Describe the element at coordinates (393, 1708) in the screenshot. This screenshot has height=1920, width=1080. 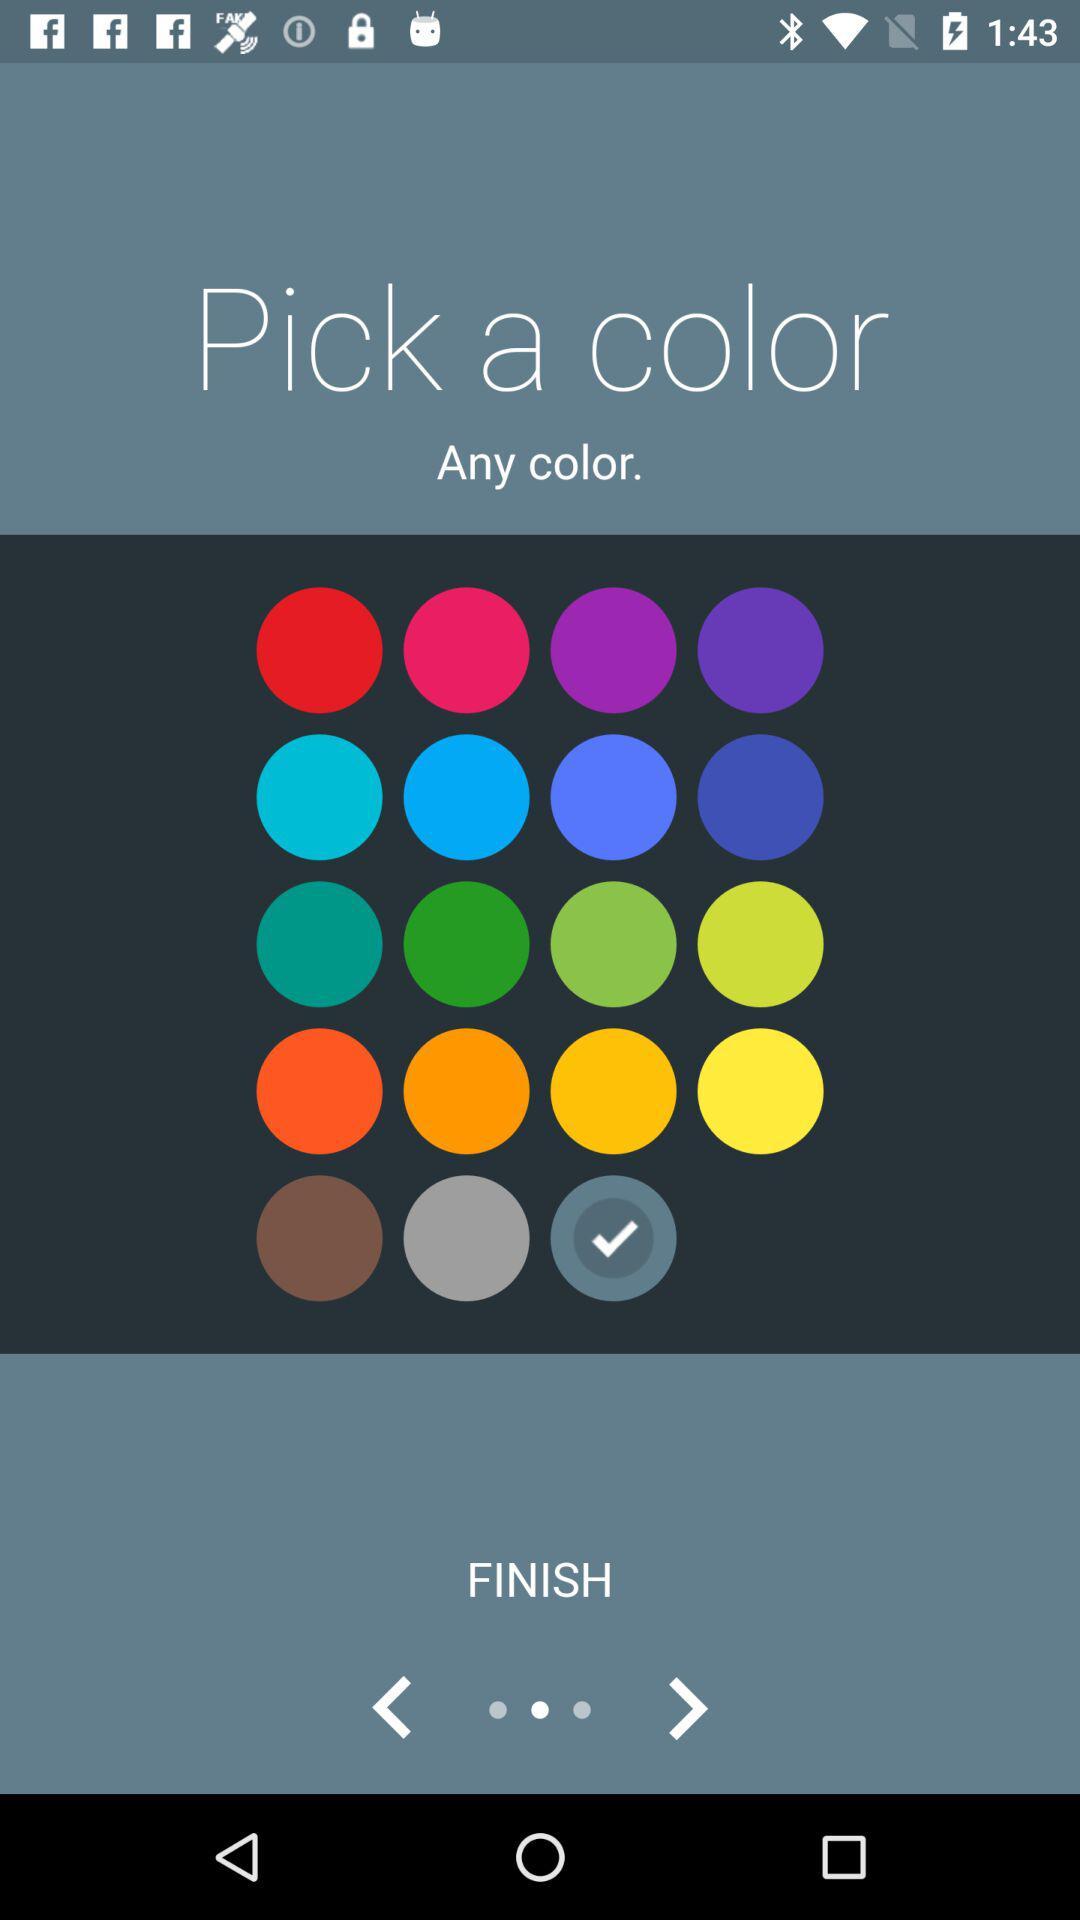
I see `go back` at that location.